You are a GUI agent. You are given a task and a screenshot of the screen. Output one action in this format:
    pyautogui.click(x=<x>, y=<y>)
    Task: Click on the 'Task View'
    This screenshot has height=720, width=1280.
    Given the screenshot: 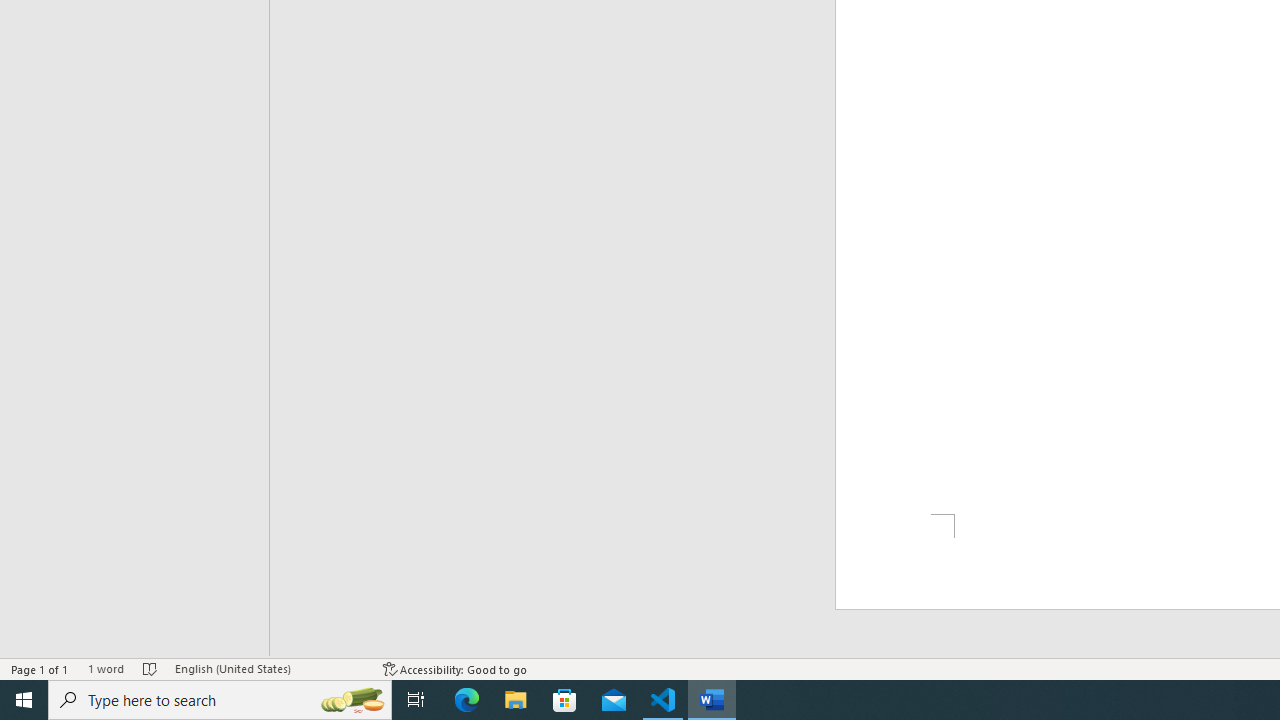 What is the action you would take?
    pyautogui.click(x=415, y=698)
    